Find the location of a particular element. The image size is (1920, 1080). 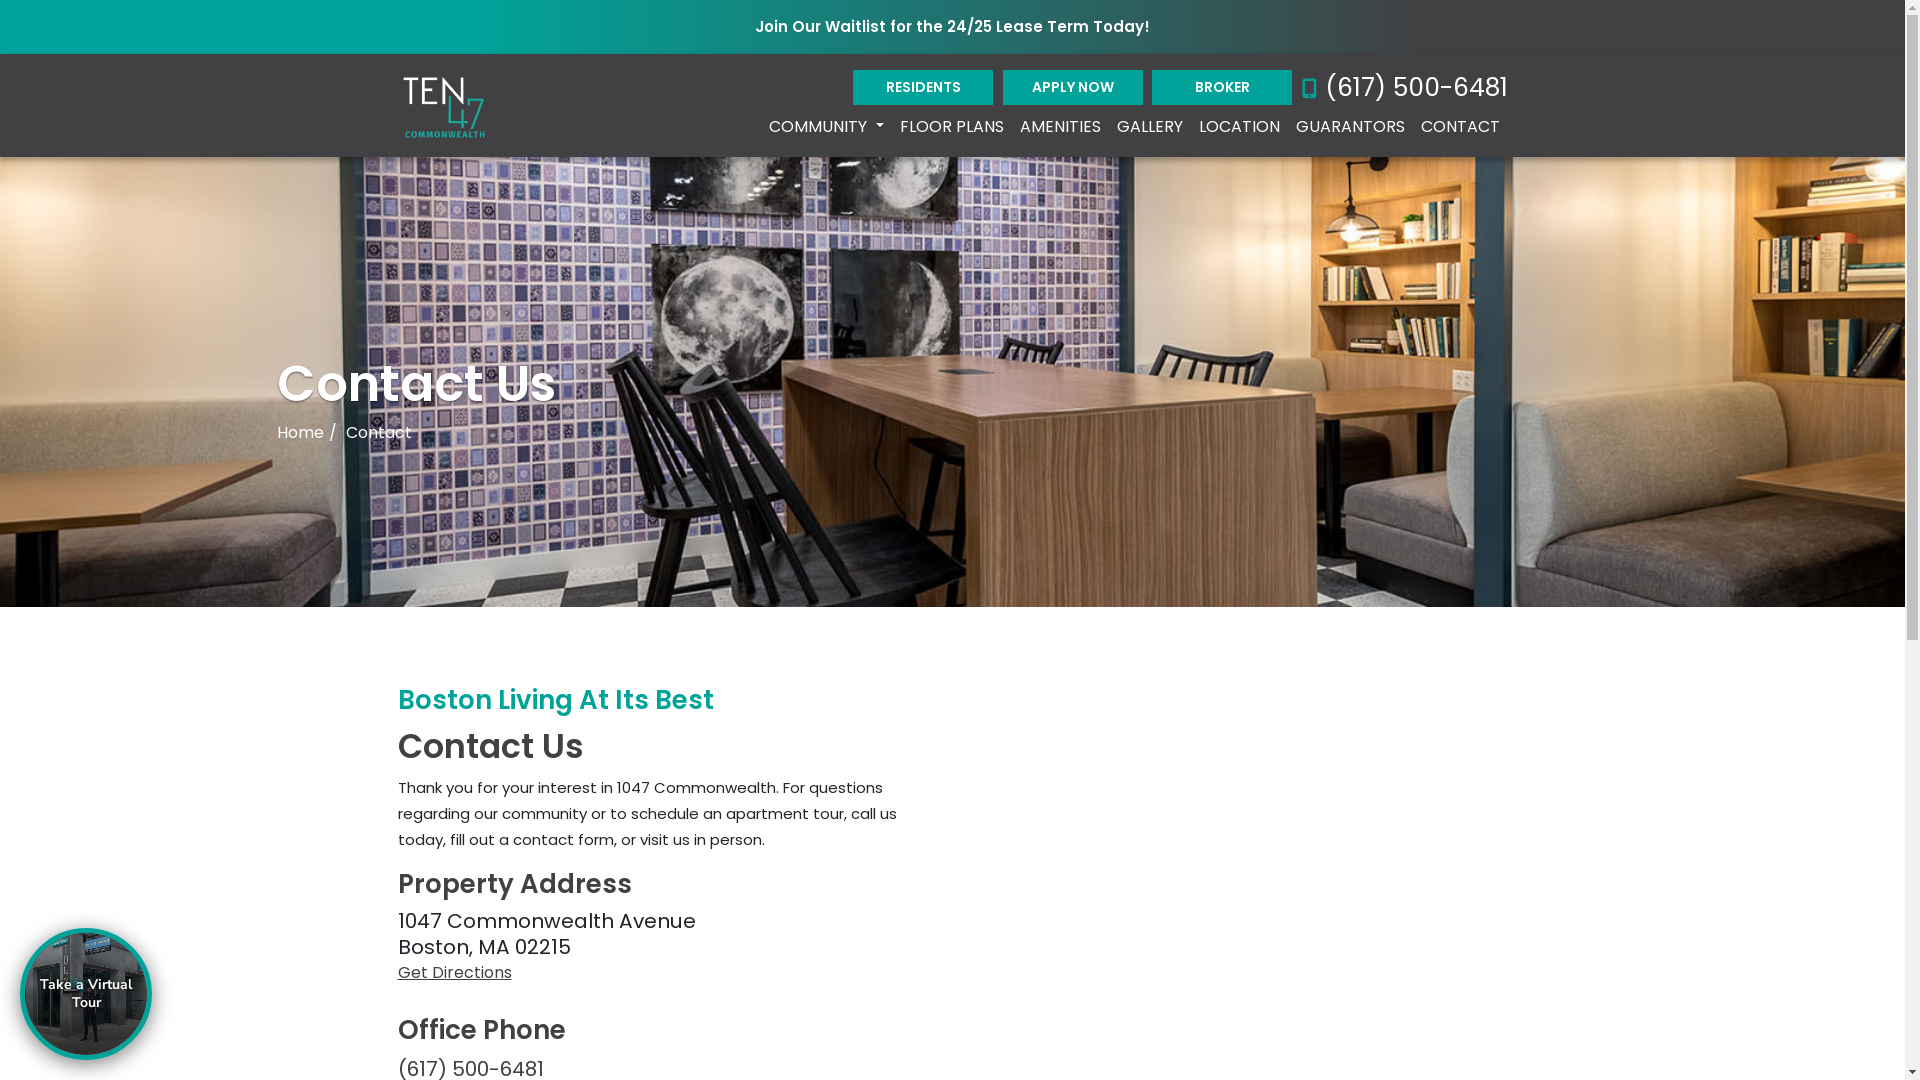

'GUARANTORS' is located at coordinates (1350, 126).